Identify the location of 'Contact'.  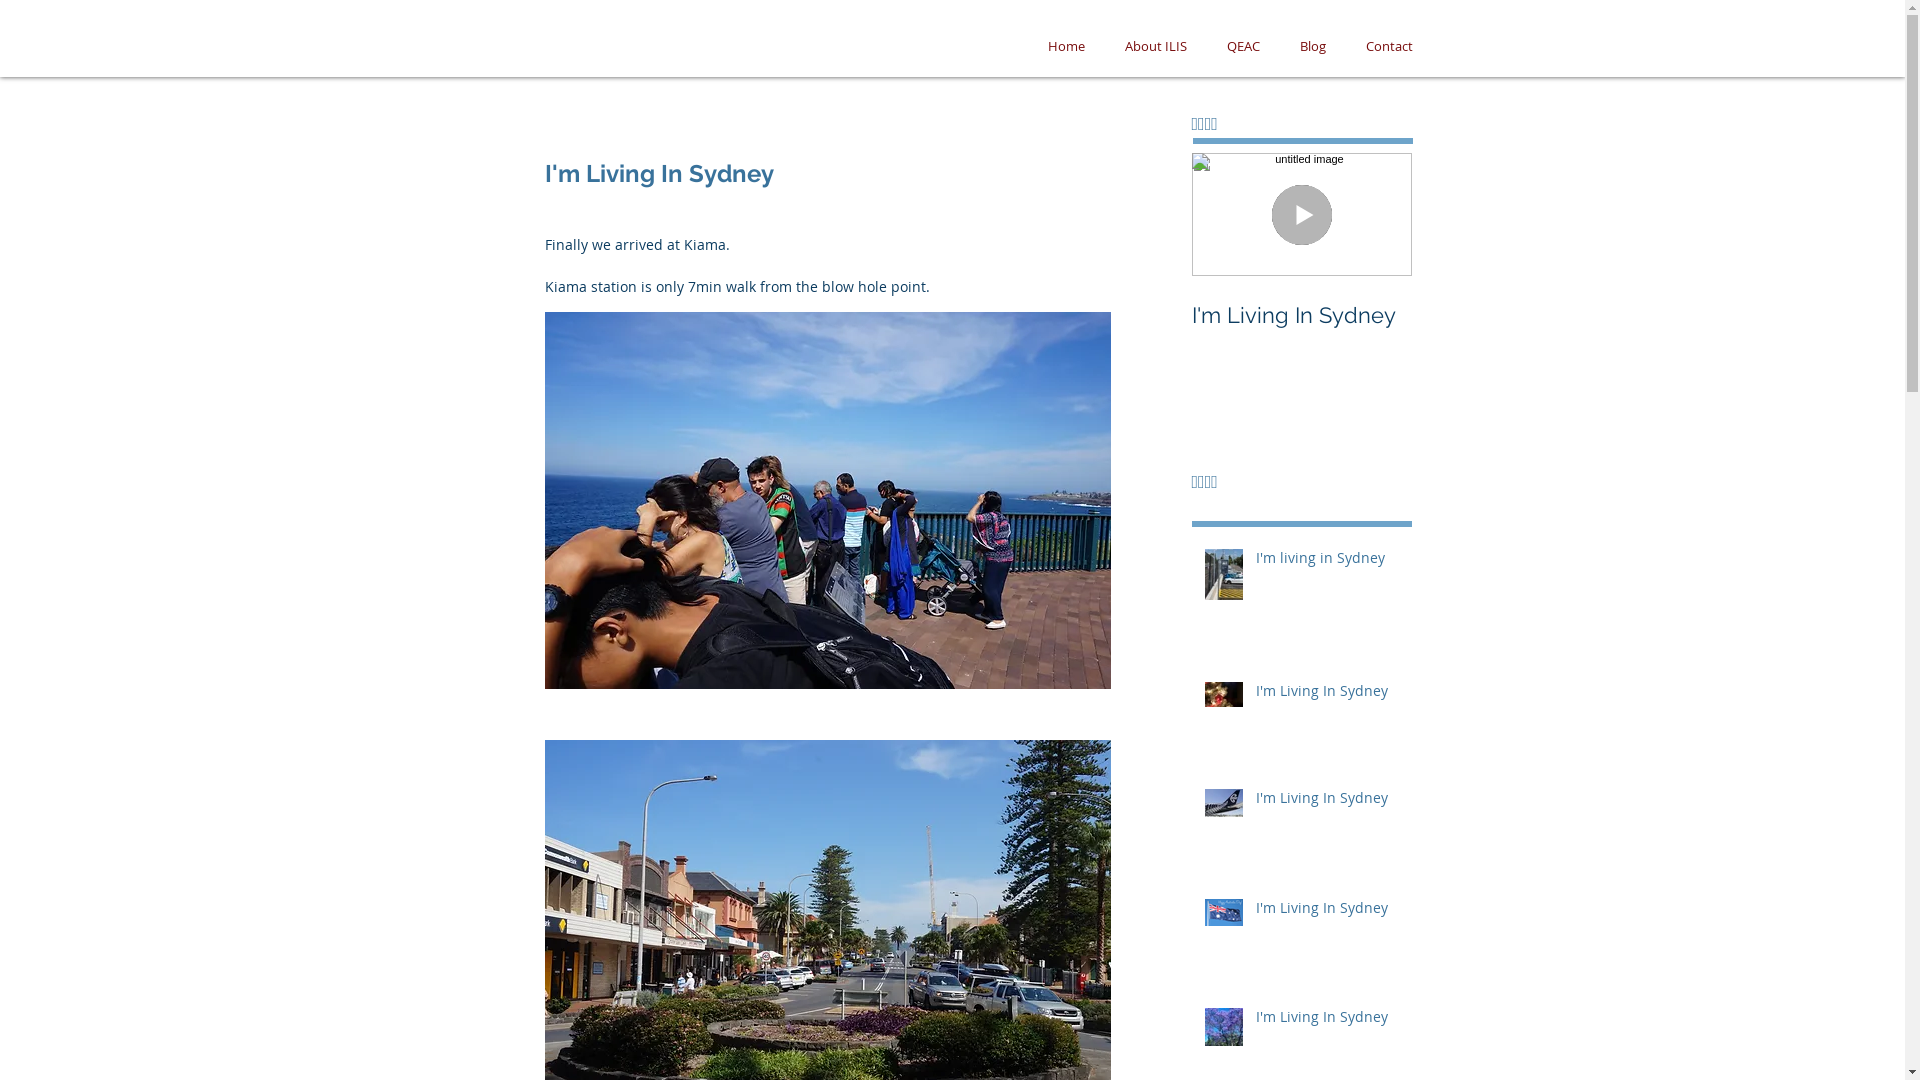
(1388, 45).